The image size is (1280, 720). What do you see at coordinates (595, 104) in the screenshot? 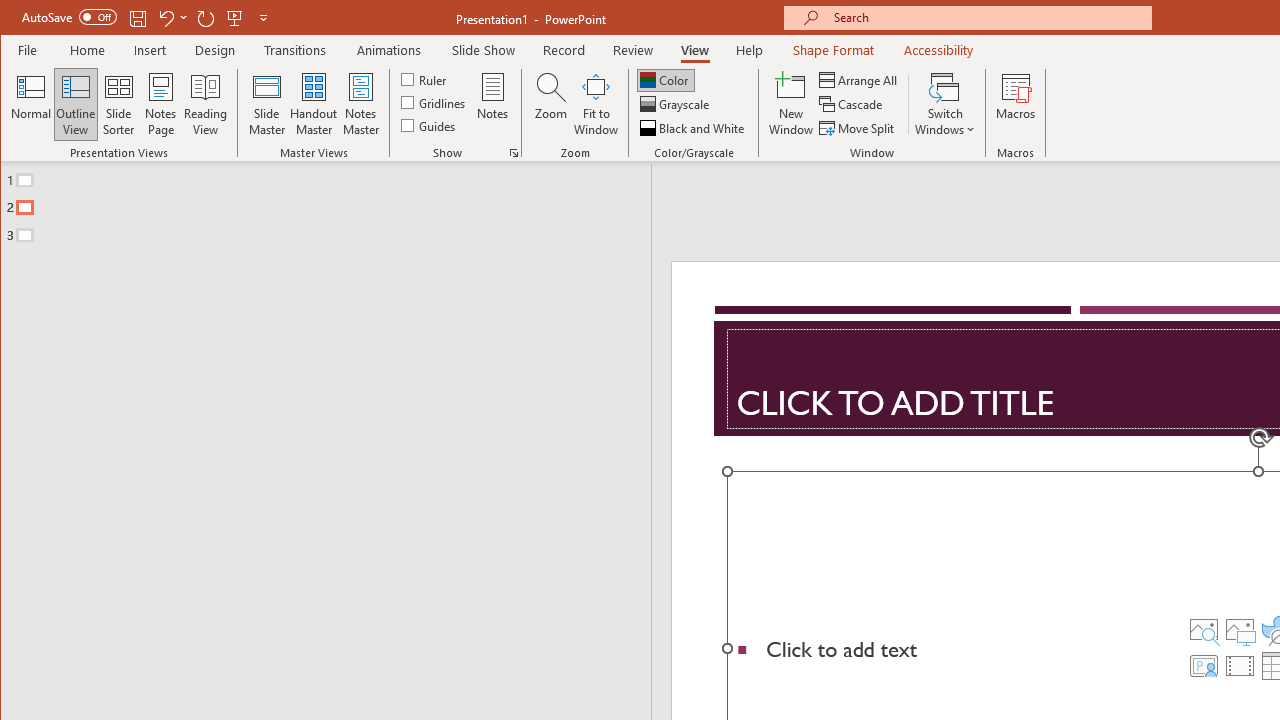
I see `'Fit to Window'` at bounding box center [595, 104].